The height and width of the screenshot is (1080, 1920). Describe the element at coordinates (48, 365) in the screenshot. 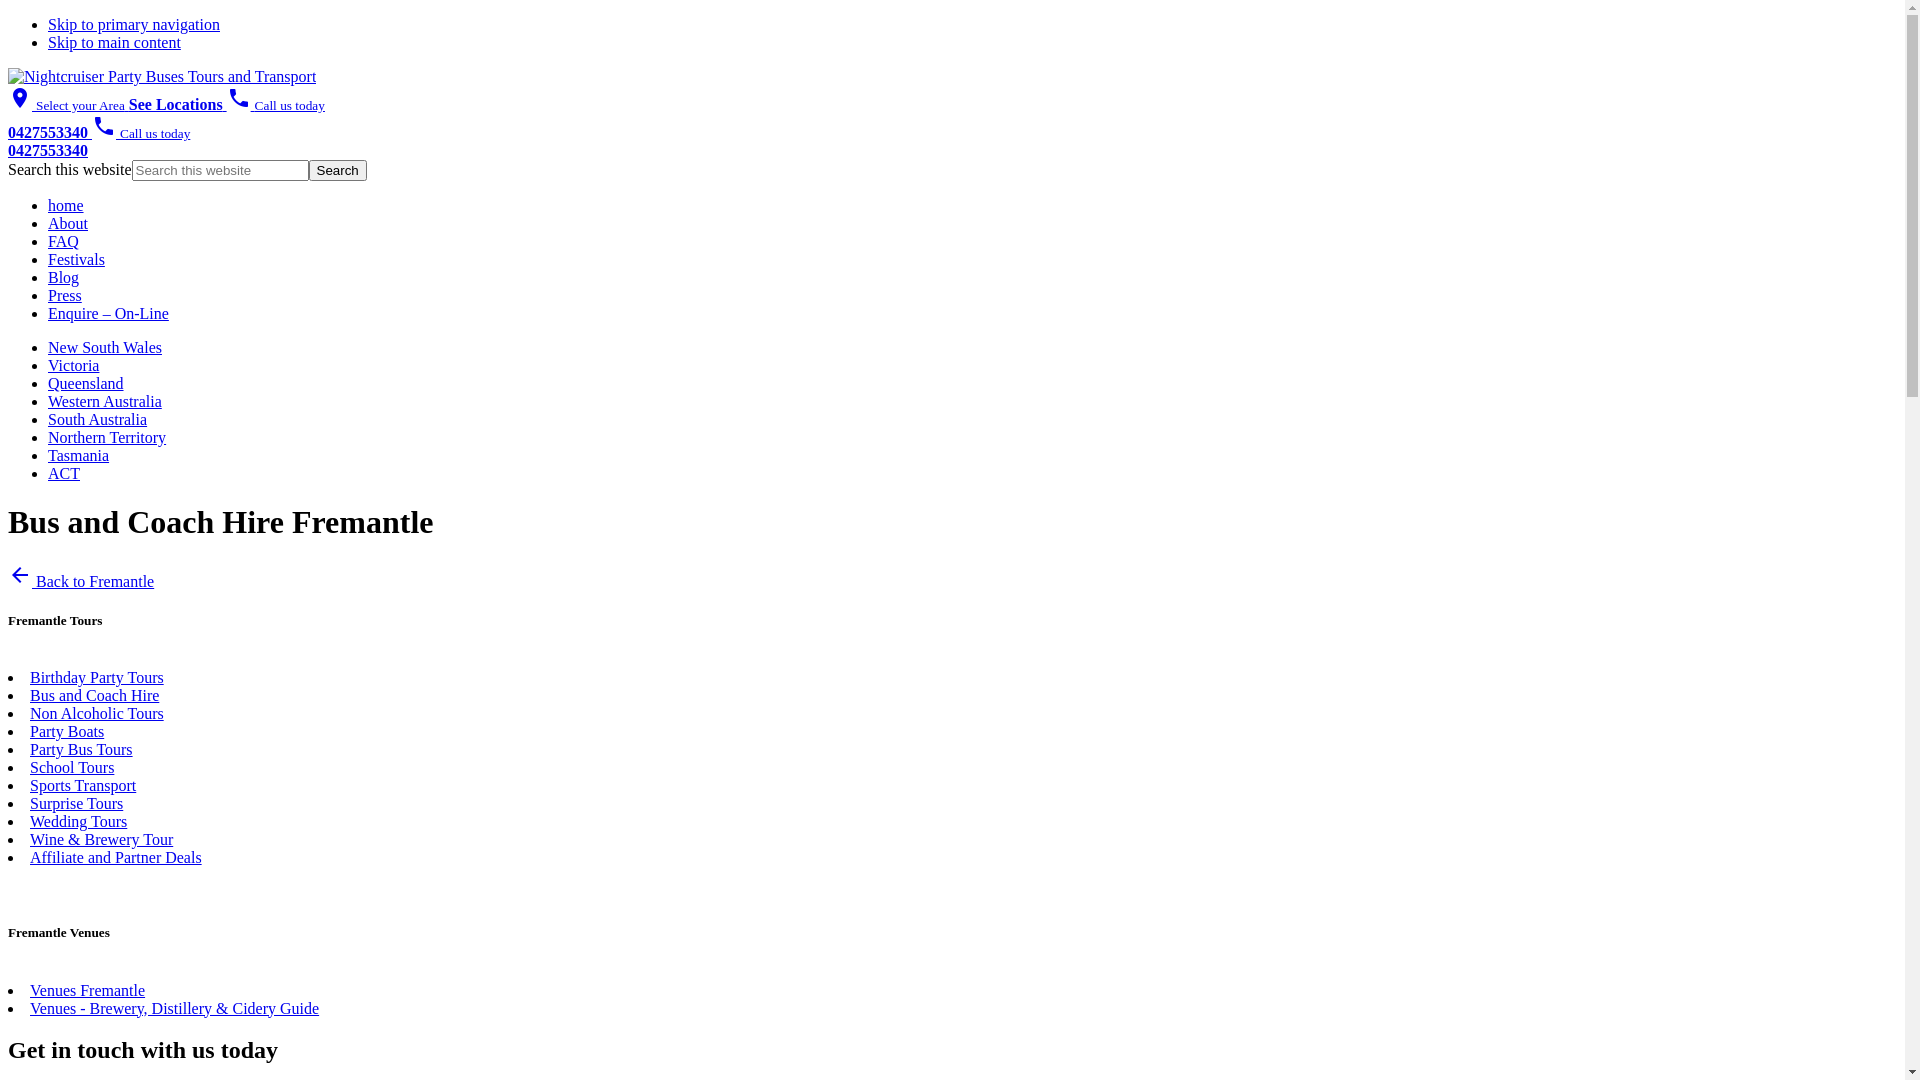

I see `'Victoria'` at that location.